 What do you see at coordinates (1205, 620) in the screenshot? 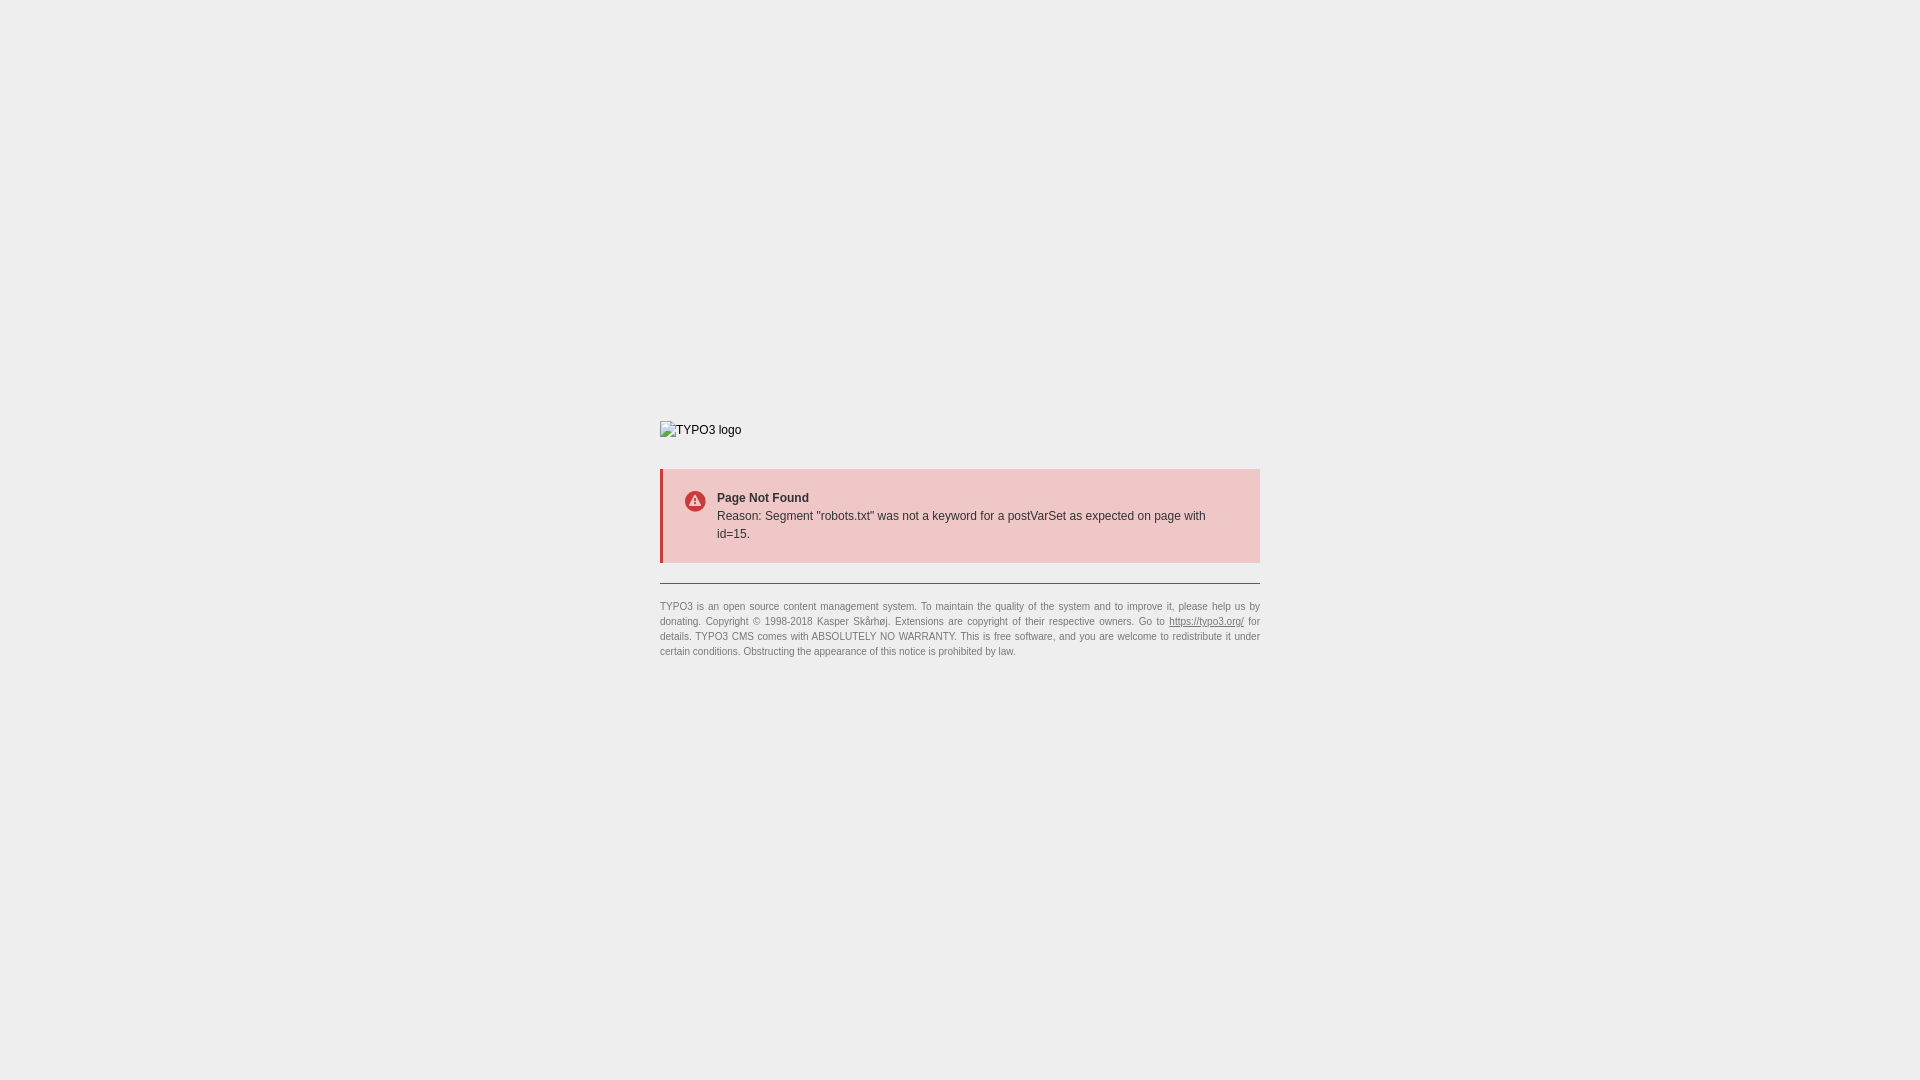
I see `'https://typo3.org/'` at bounding box center [1205, 620].